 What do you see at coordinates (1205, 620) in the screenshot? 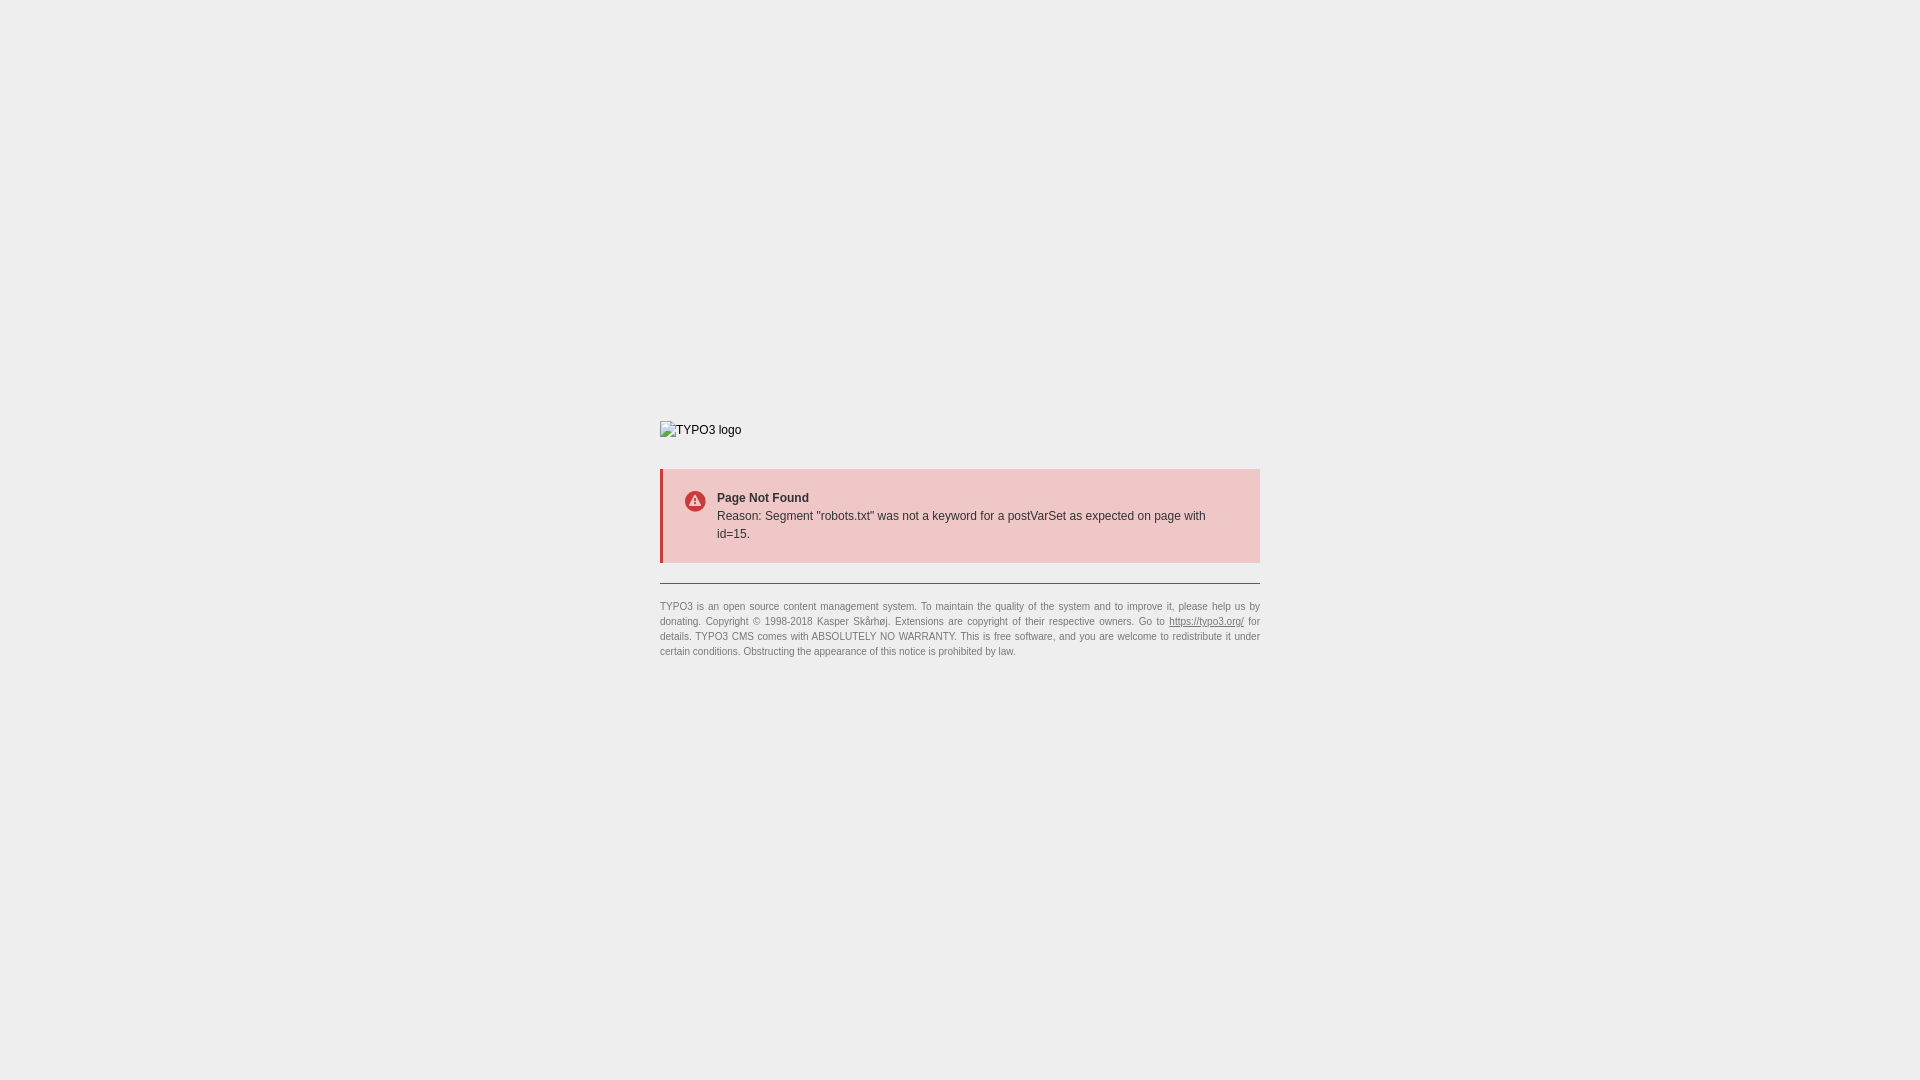
I see `'https://typo3.org/'` at bounding box center [1205, 620].